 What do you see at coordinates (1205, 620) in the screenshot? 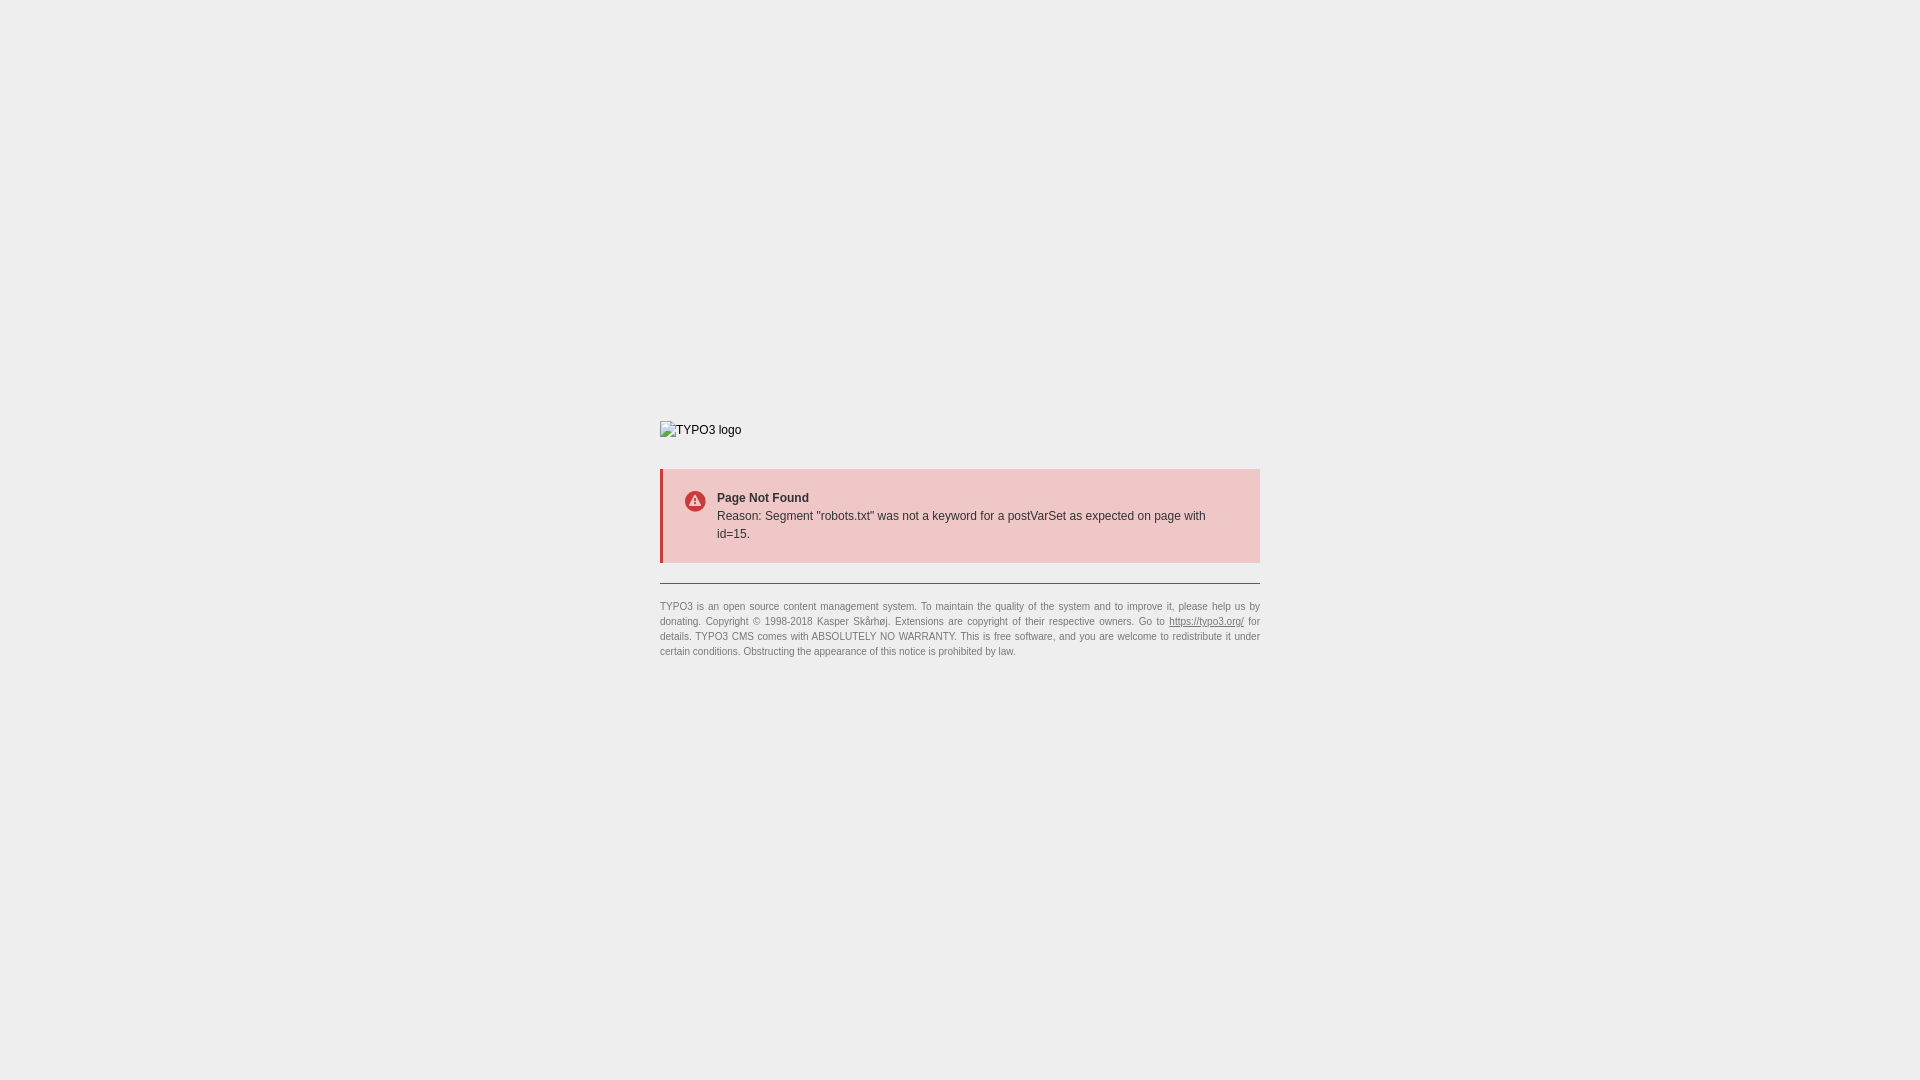
I see `'https://typo3.org/'` at bounding box center [1205, 620].